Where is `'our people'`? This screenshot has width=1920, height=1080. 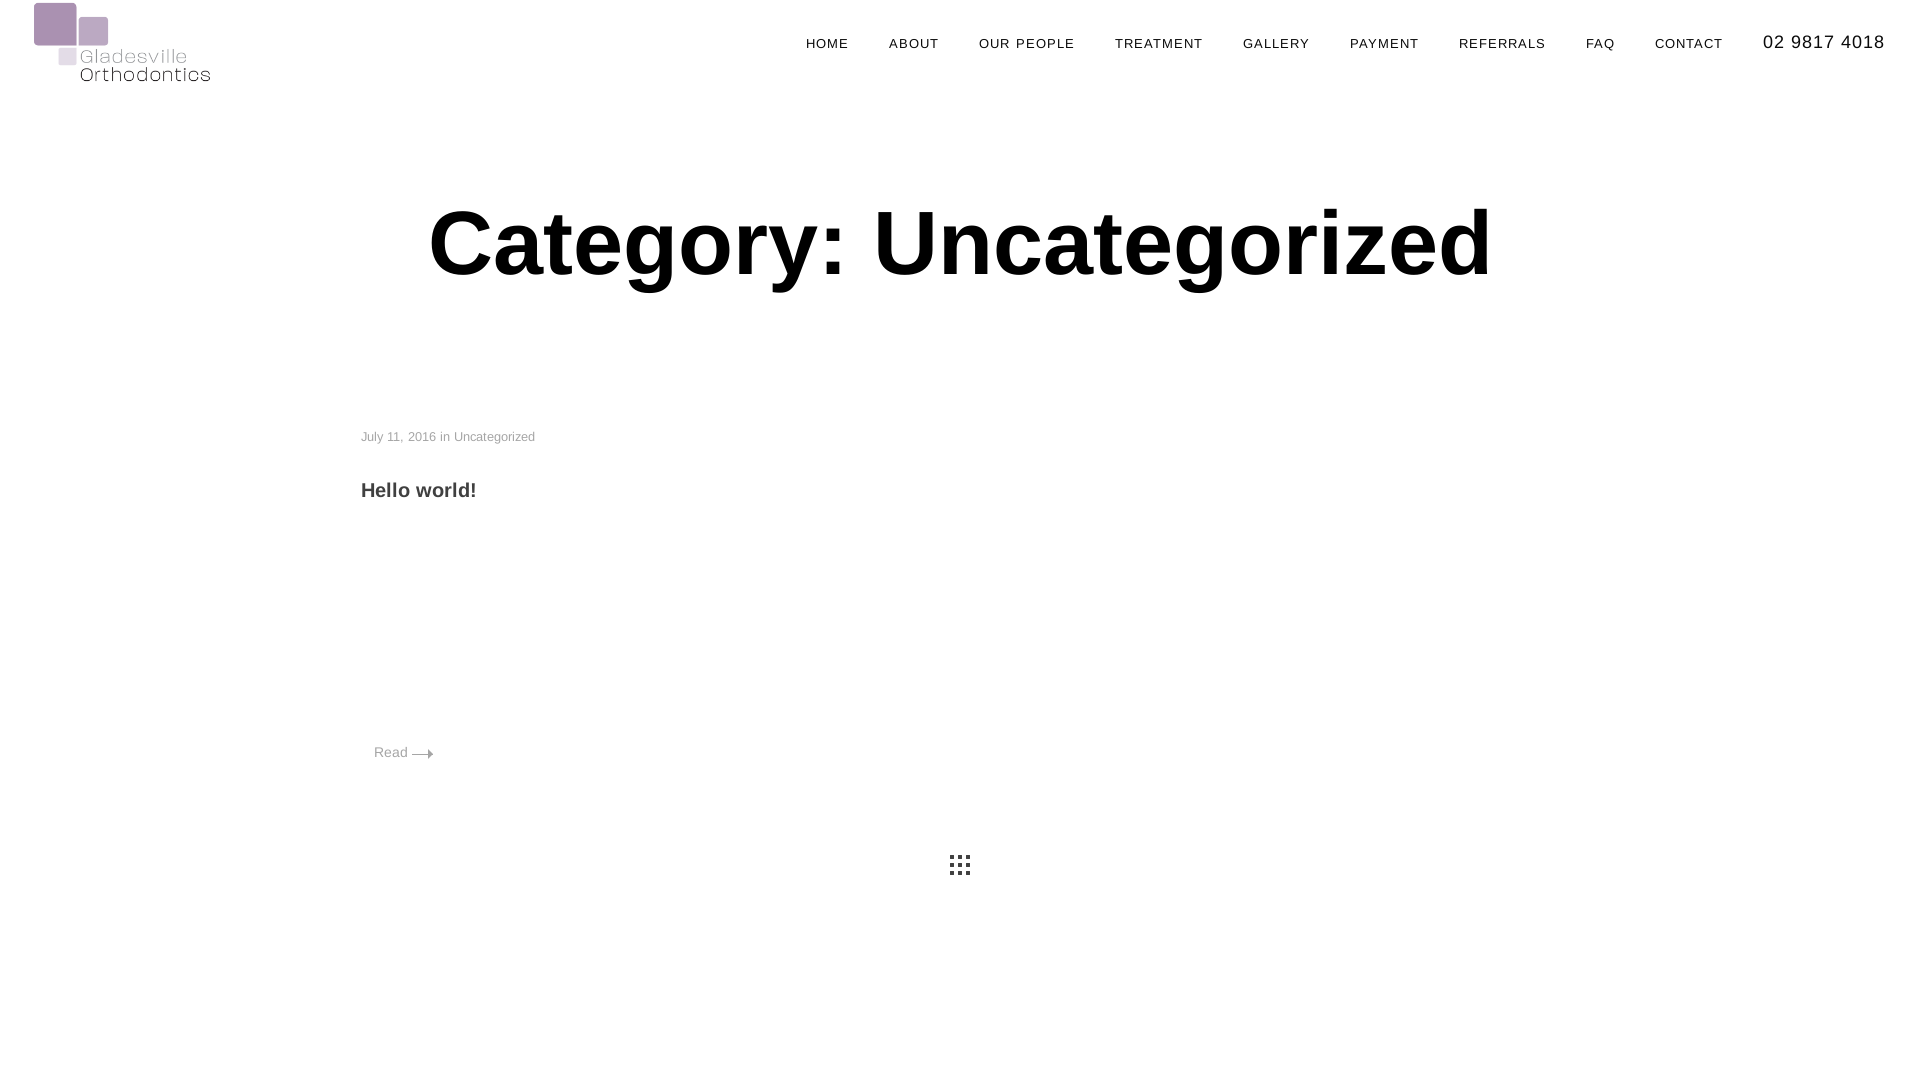
'our people' is located at coordinates (1027, 42).